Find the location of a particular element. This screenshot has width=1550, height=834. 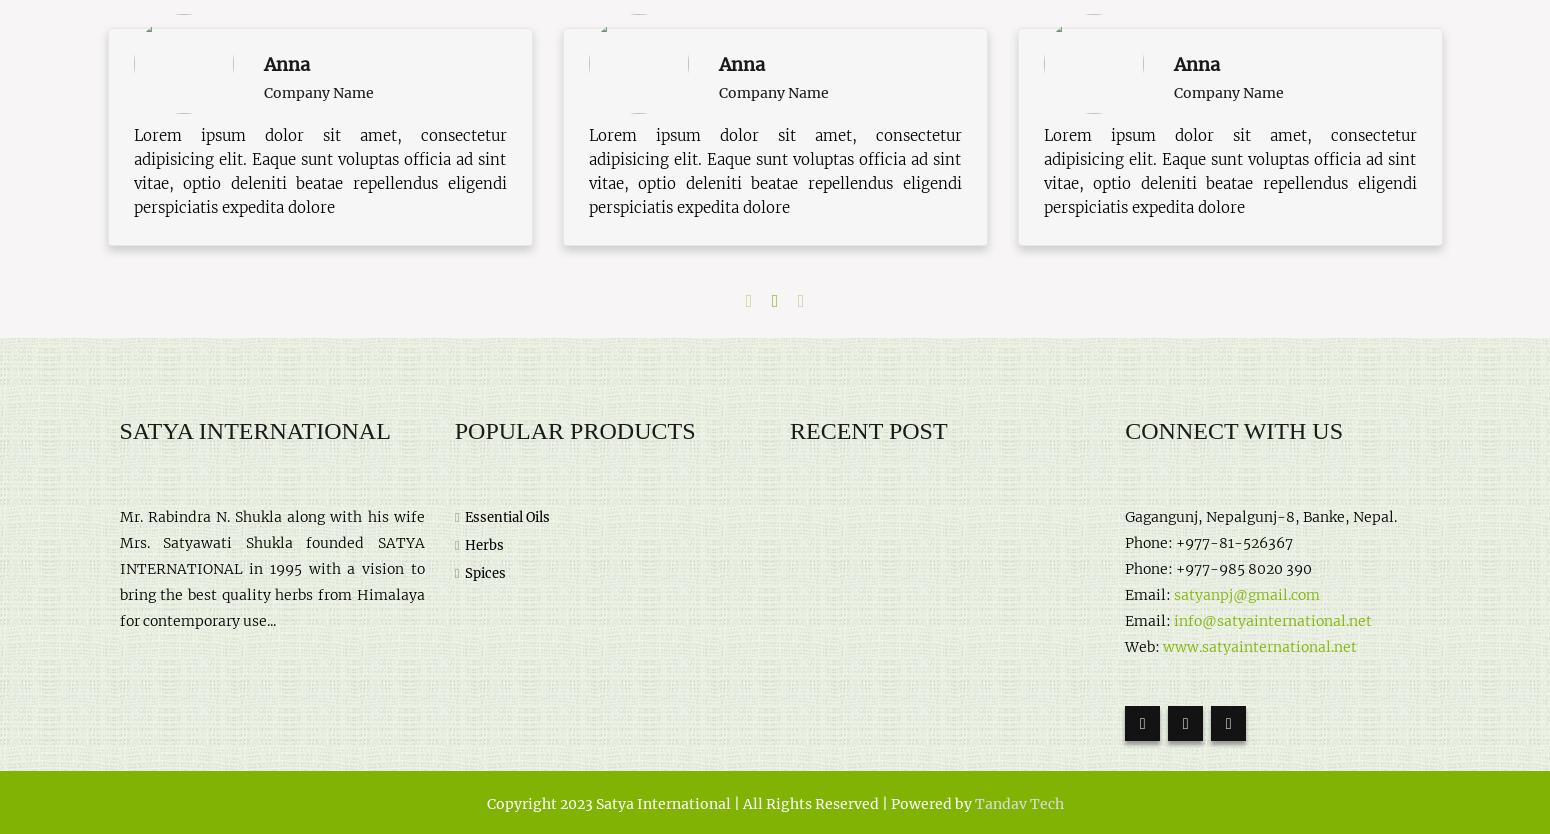

'Popular Products' is located at coordinates (574, 430).